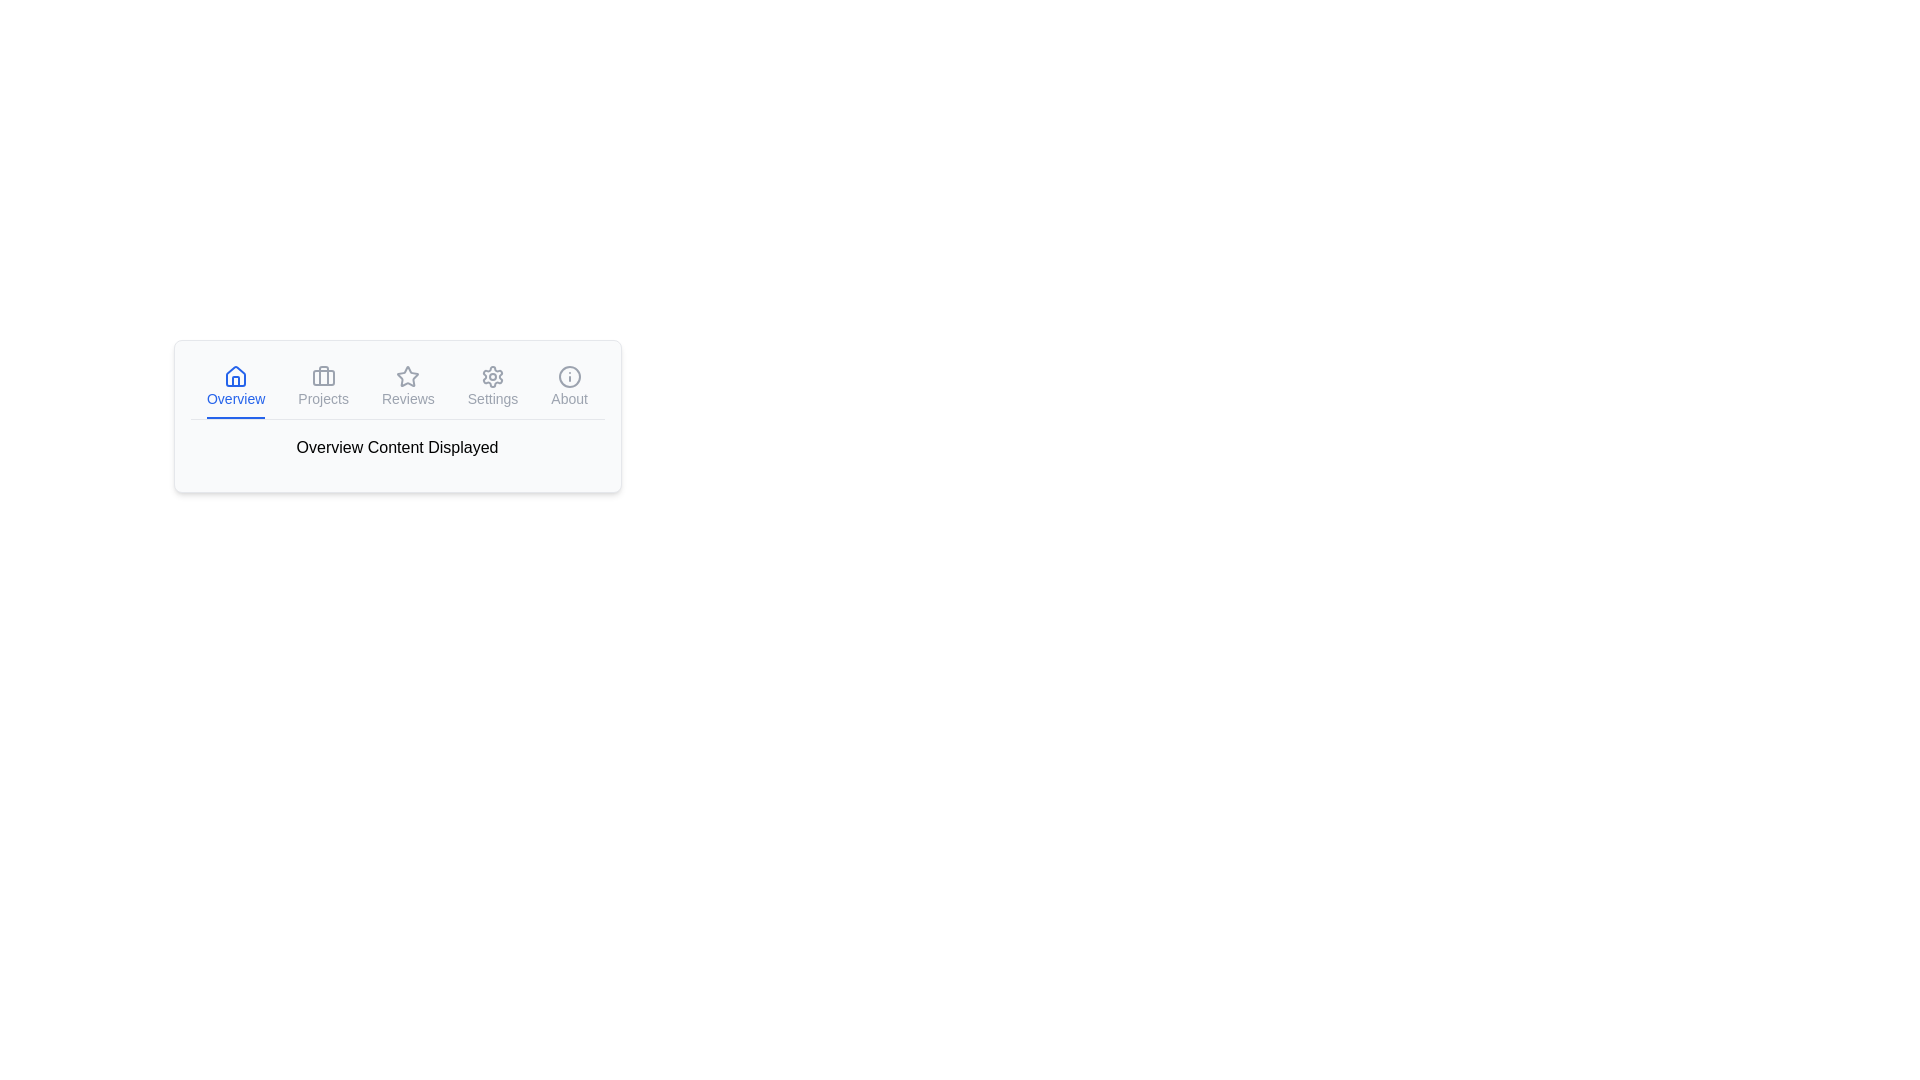  I want to click on the tab labeled Overview to view its content, so click(235, 388).